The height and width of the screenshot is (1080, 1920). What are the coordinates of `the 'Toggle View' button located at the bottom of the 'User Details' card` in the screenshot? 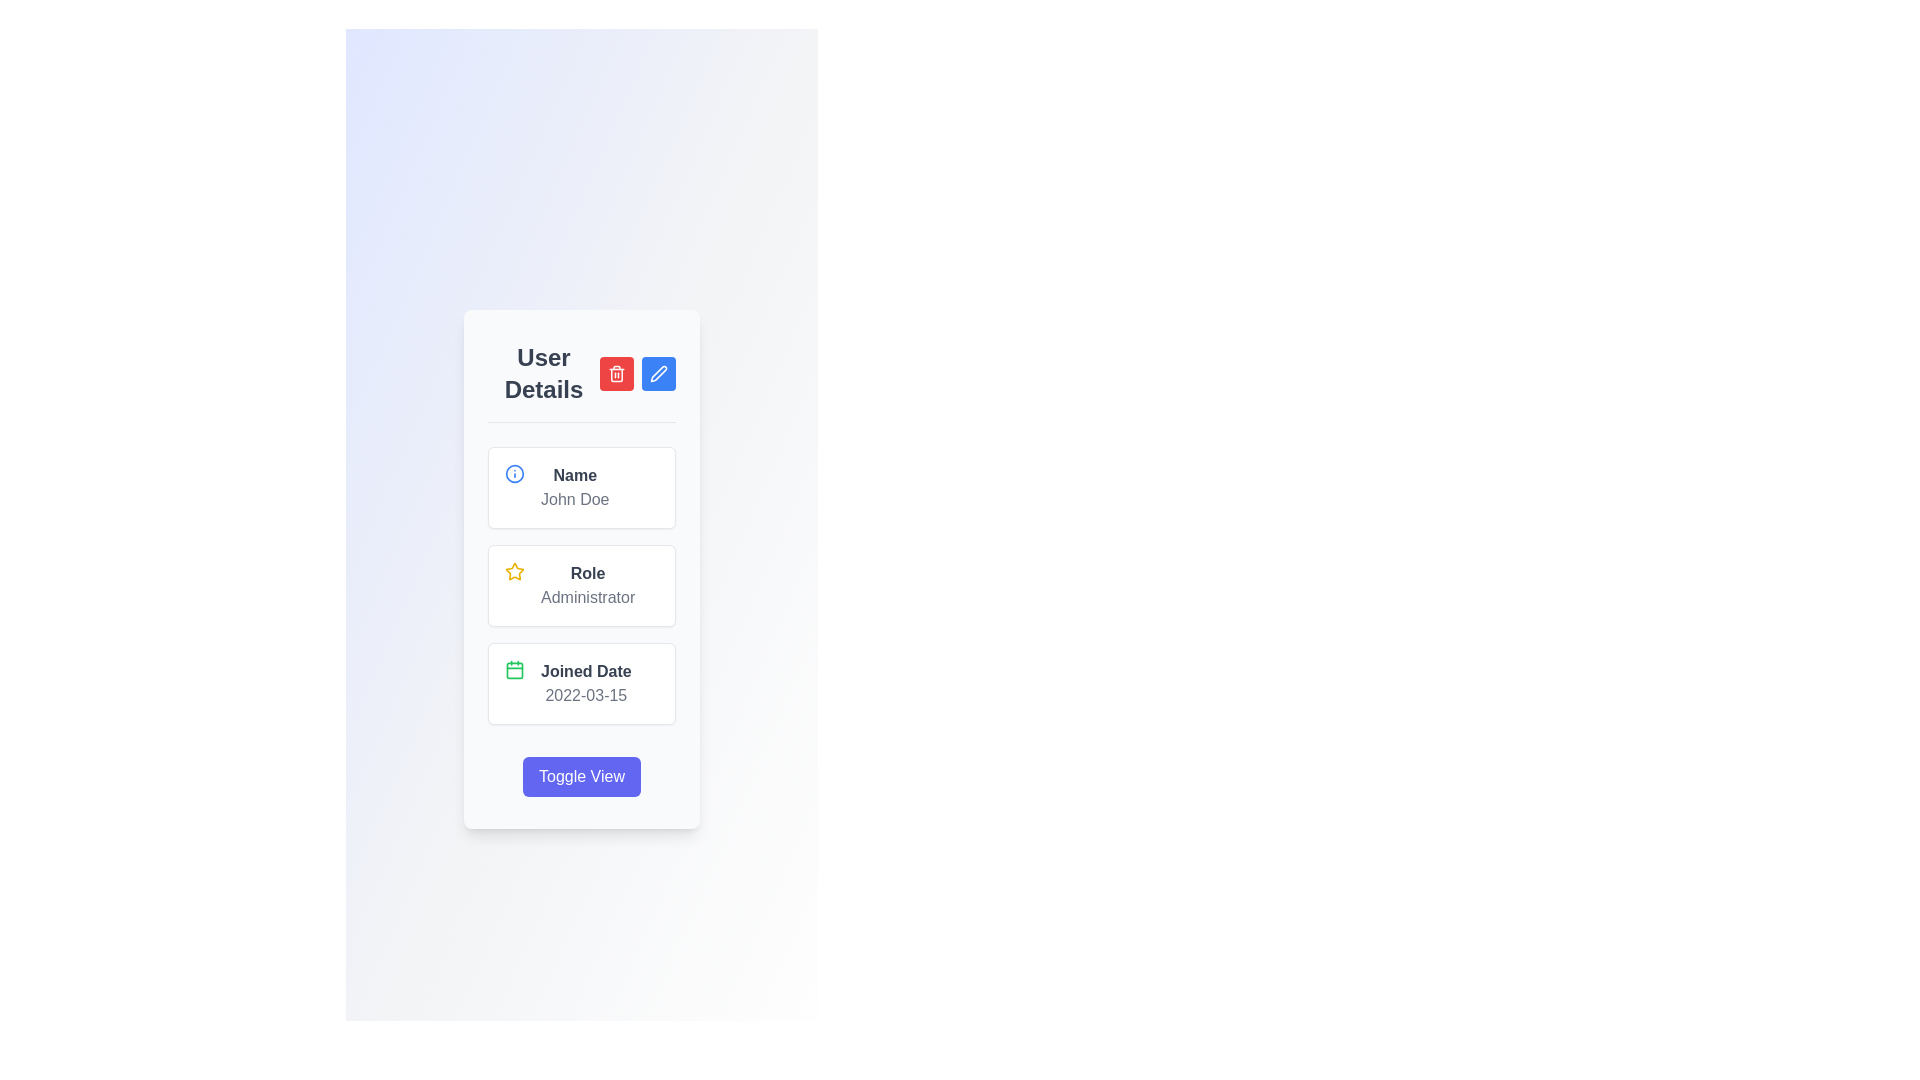 It's located at (580, 775).